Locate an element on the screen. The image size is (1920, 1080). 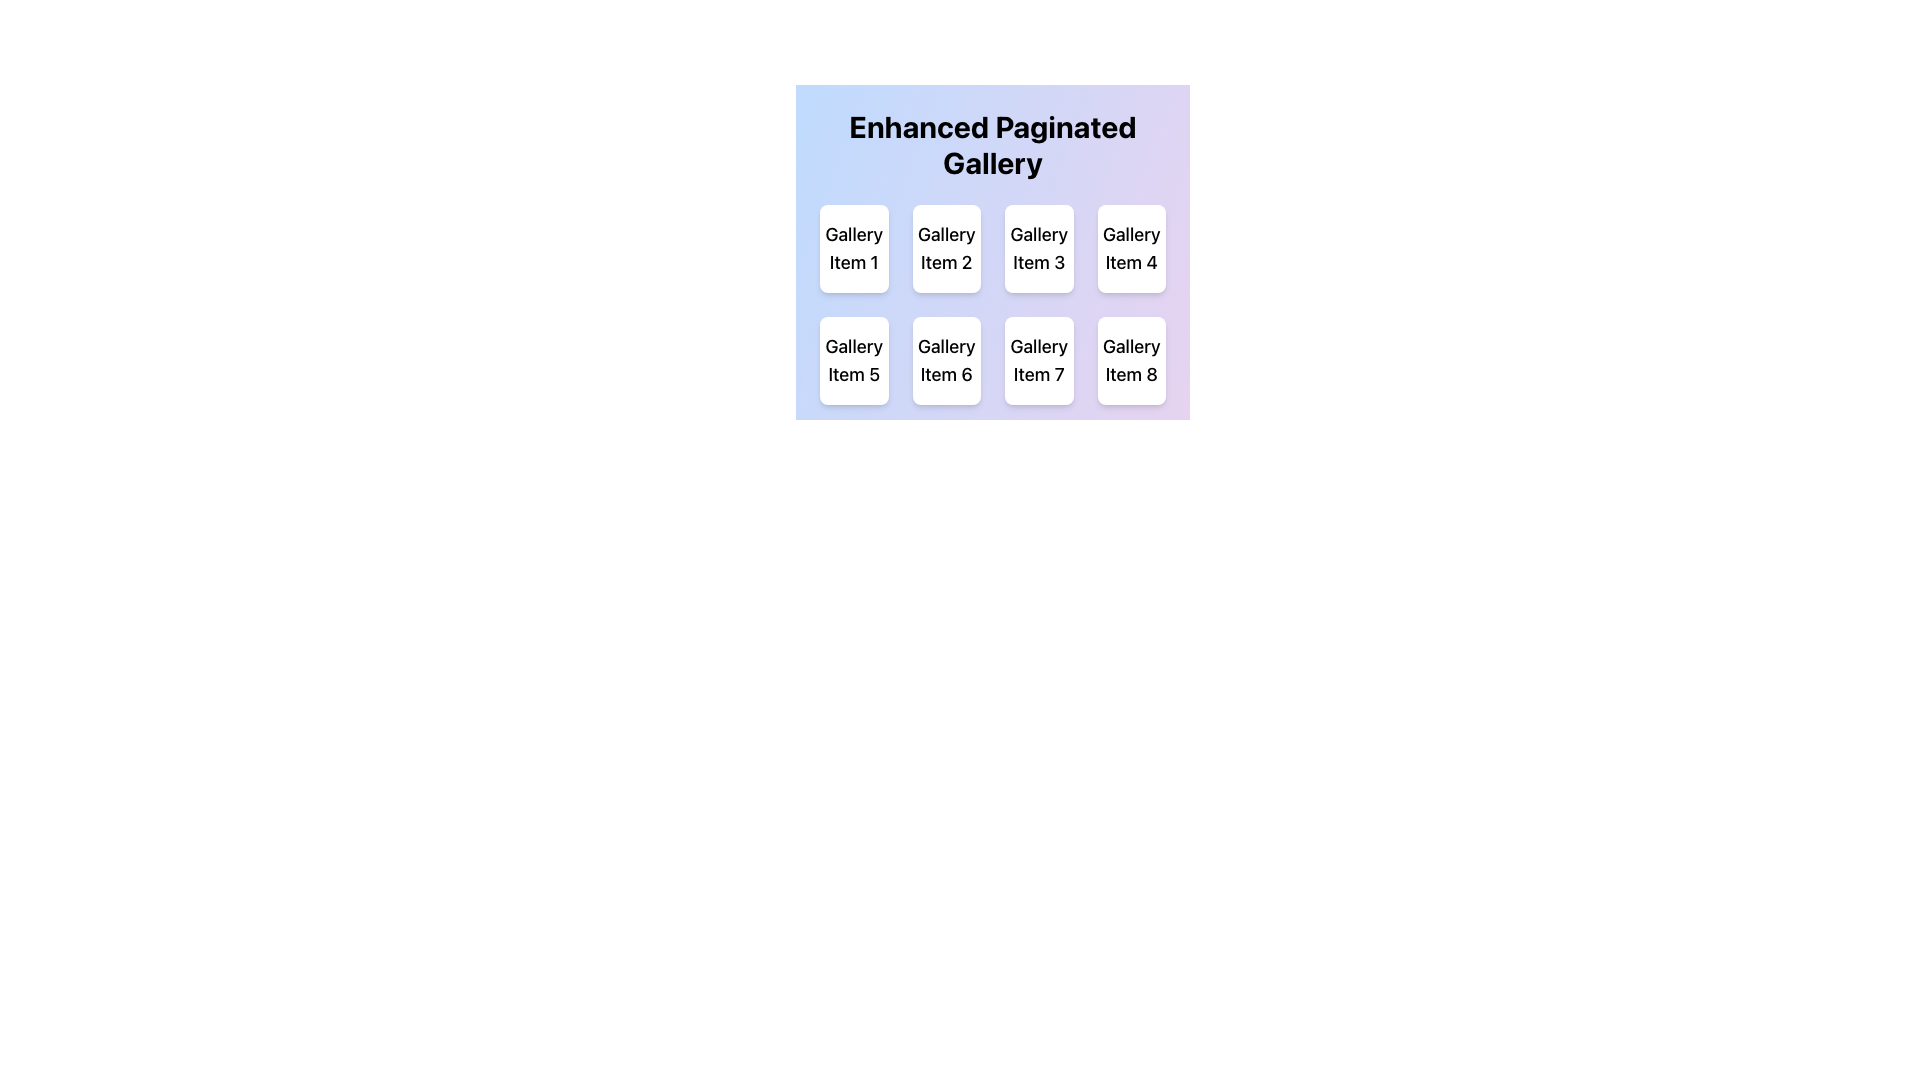
the third card in the gallery grid is located at coordinates (1039, 248).